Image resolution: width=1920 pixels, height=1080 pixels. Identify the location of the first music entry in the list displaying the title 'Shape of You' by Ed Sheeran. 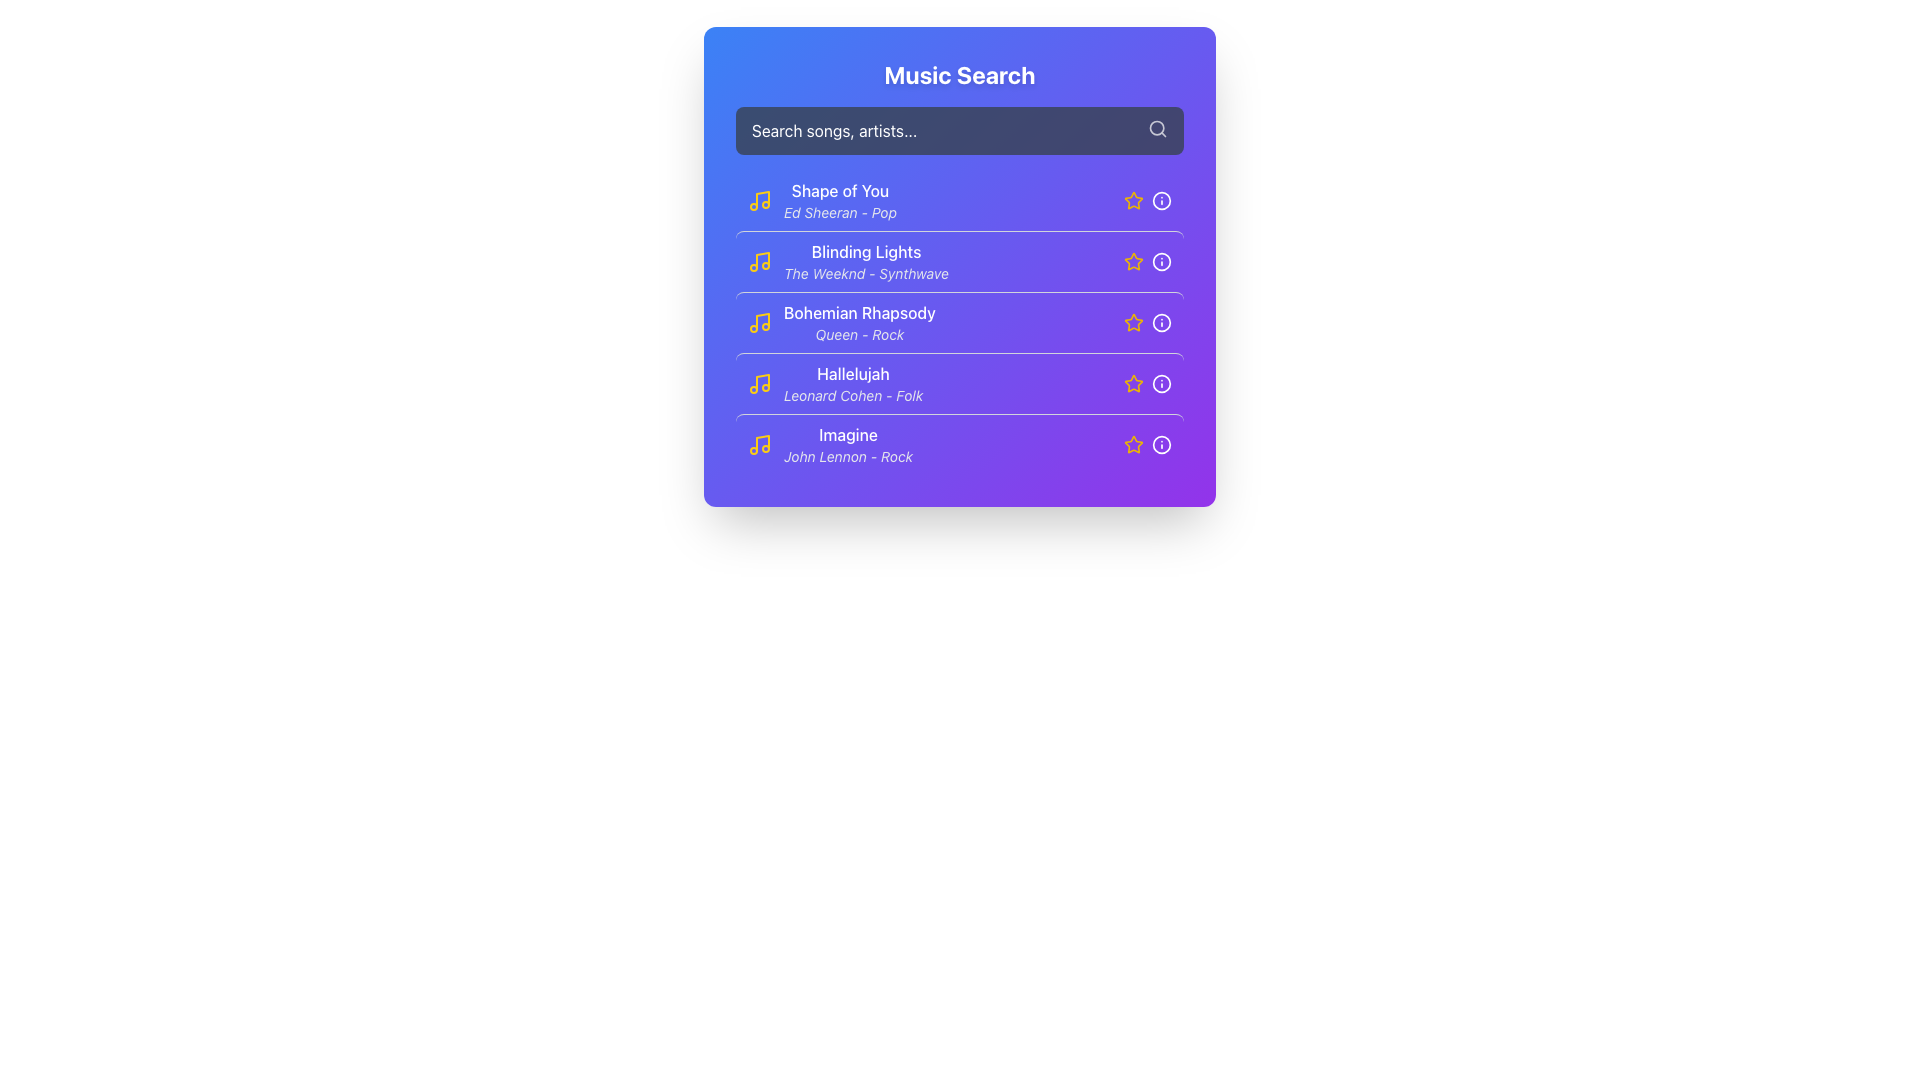
(960, 200).